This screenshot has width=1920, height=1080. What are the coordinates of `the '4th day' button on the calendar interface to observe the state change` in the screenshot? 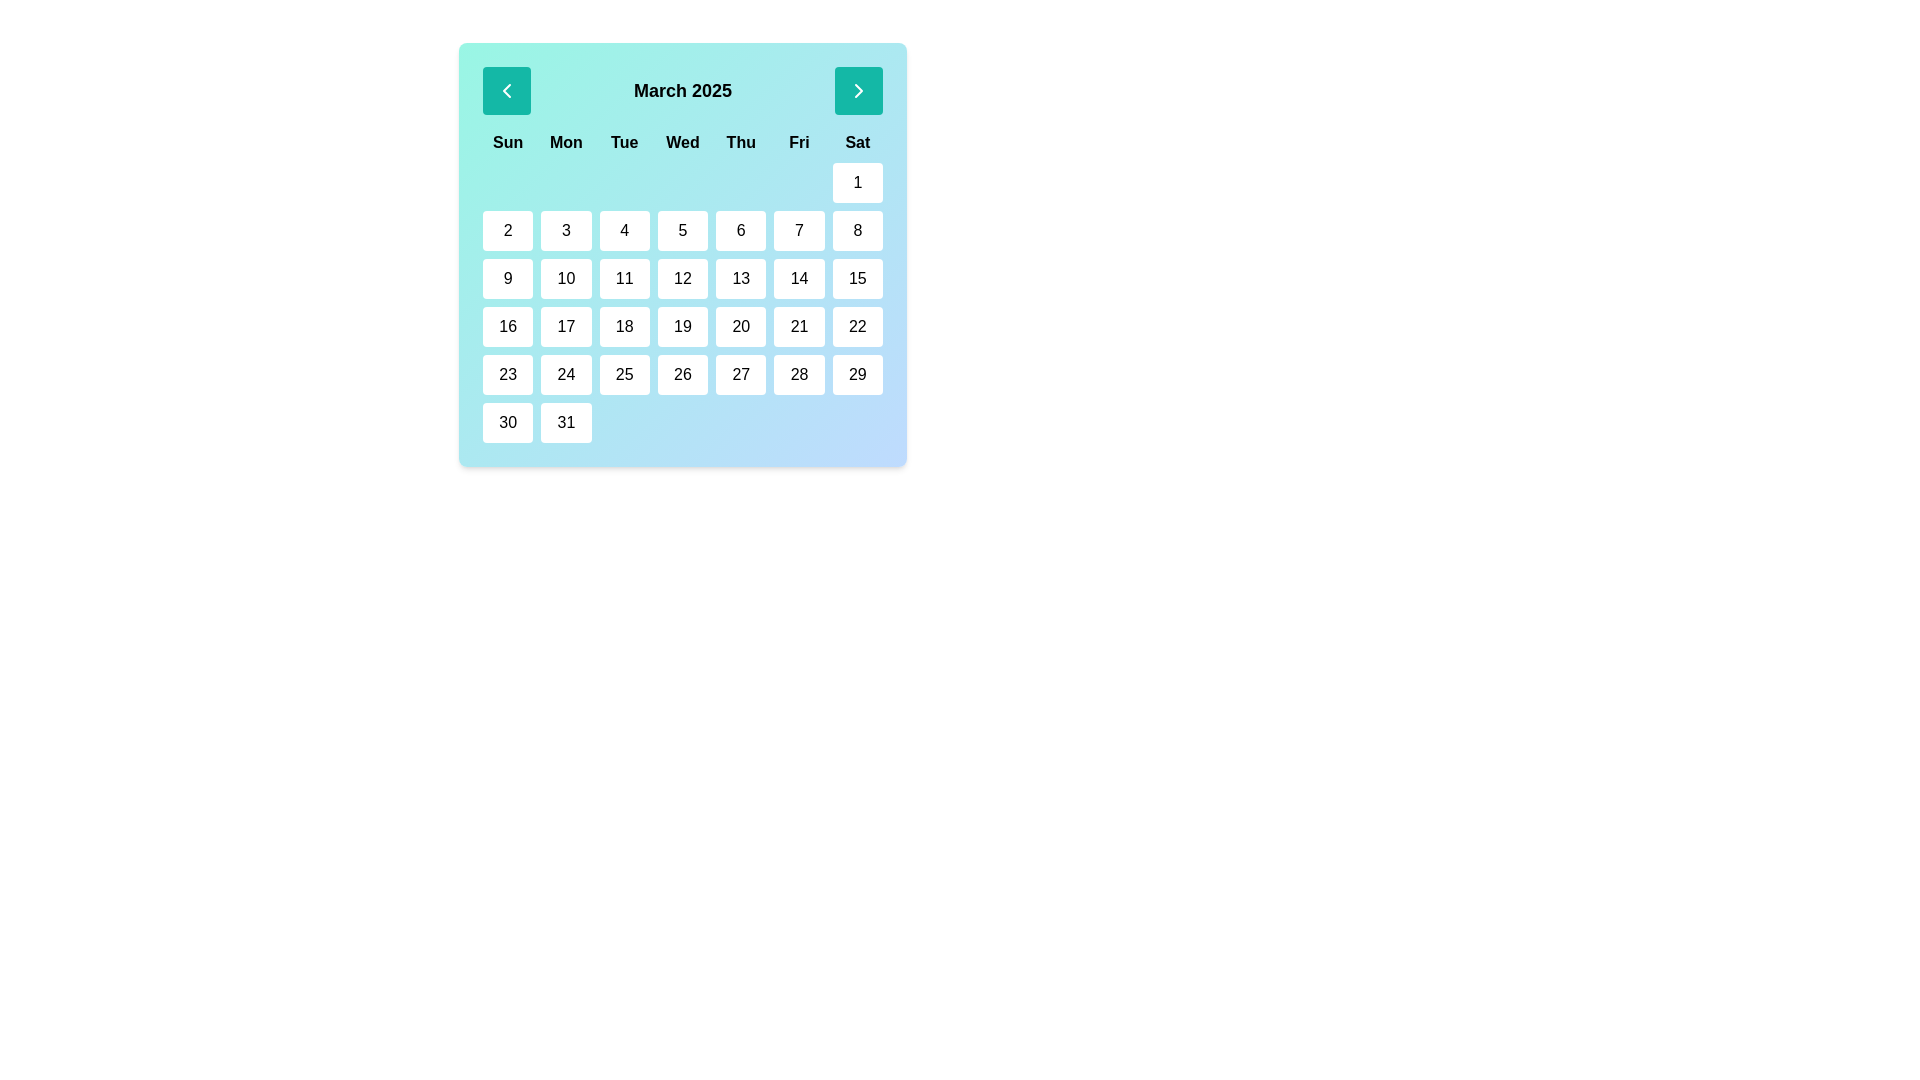 It's located at (623, 230).